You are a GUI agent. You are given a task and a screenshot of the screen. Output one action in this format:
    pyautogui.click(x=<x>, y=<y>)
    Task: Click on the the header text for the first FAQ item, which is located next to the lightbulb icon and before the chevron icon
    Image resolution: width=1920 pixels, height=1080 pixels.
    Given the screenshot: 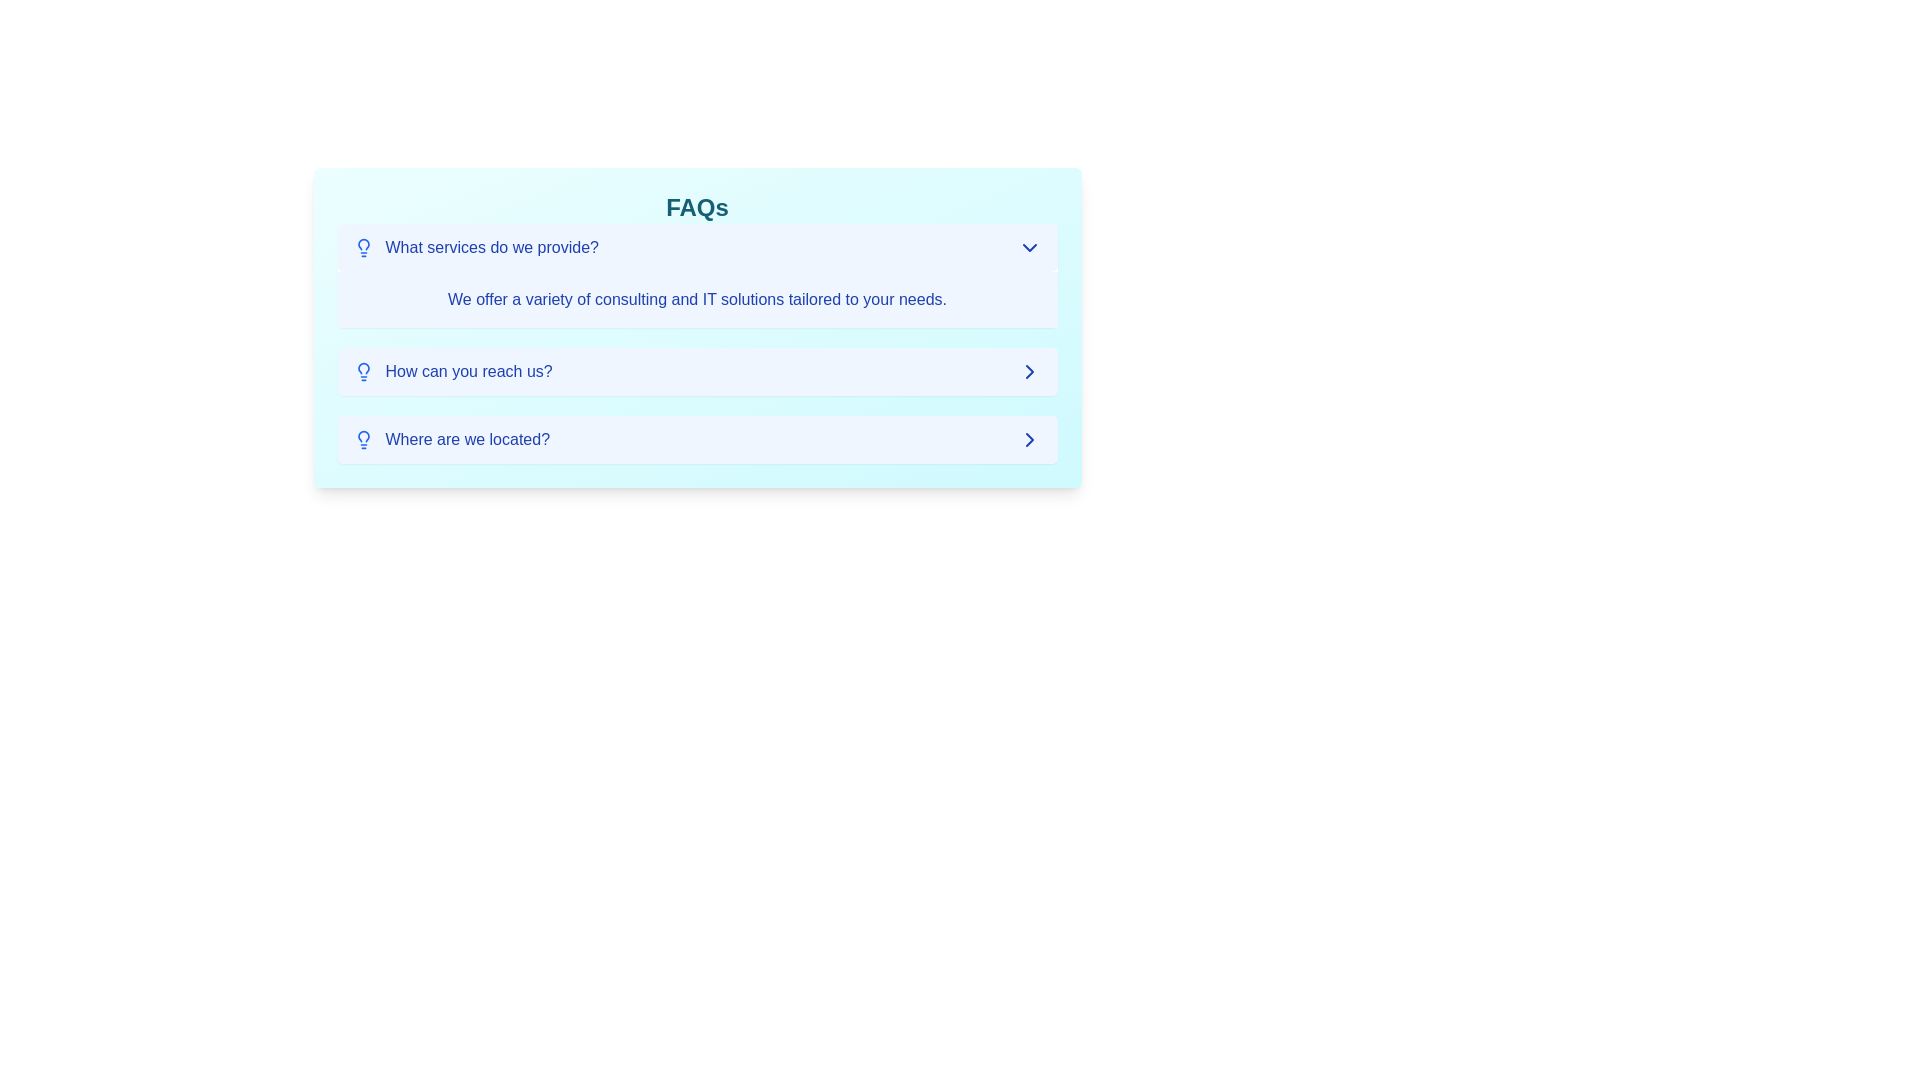 What is the action you would take?
    pyautogui.click(x=475, y=246)
    